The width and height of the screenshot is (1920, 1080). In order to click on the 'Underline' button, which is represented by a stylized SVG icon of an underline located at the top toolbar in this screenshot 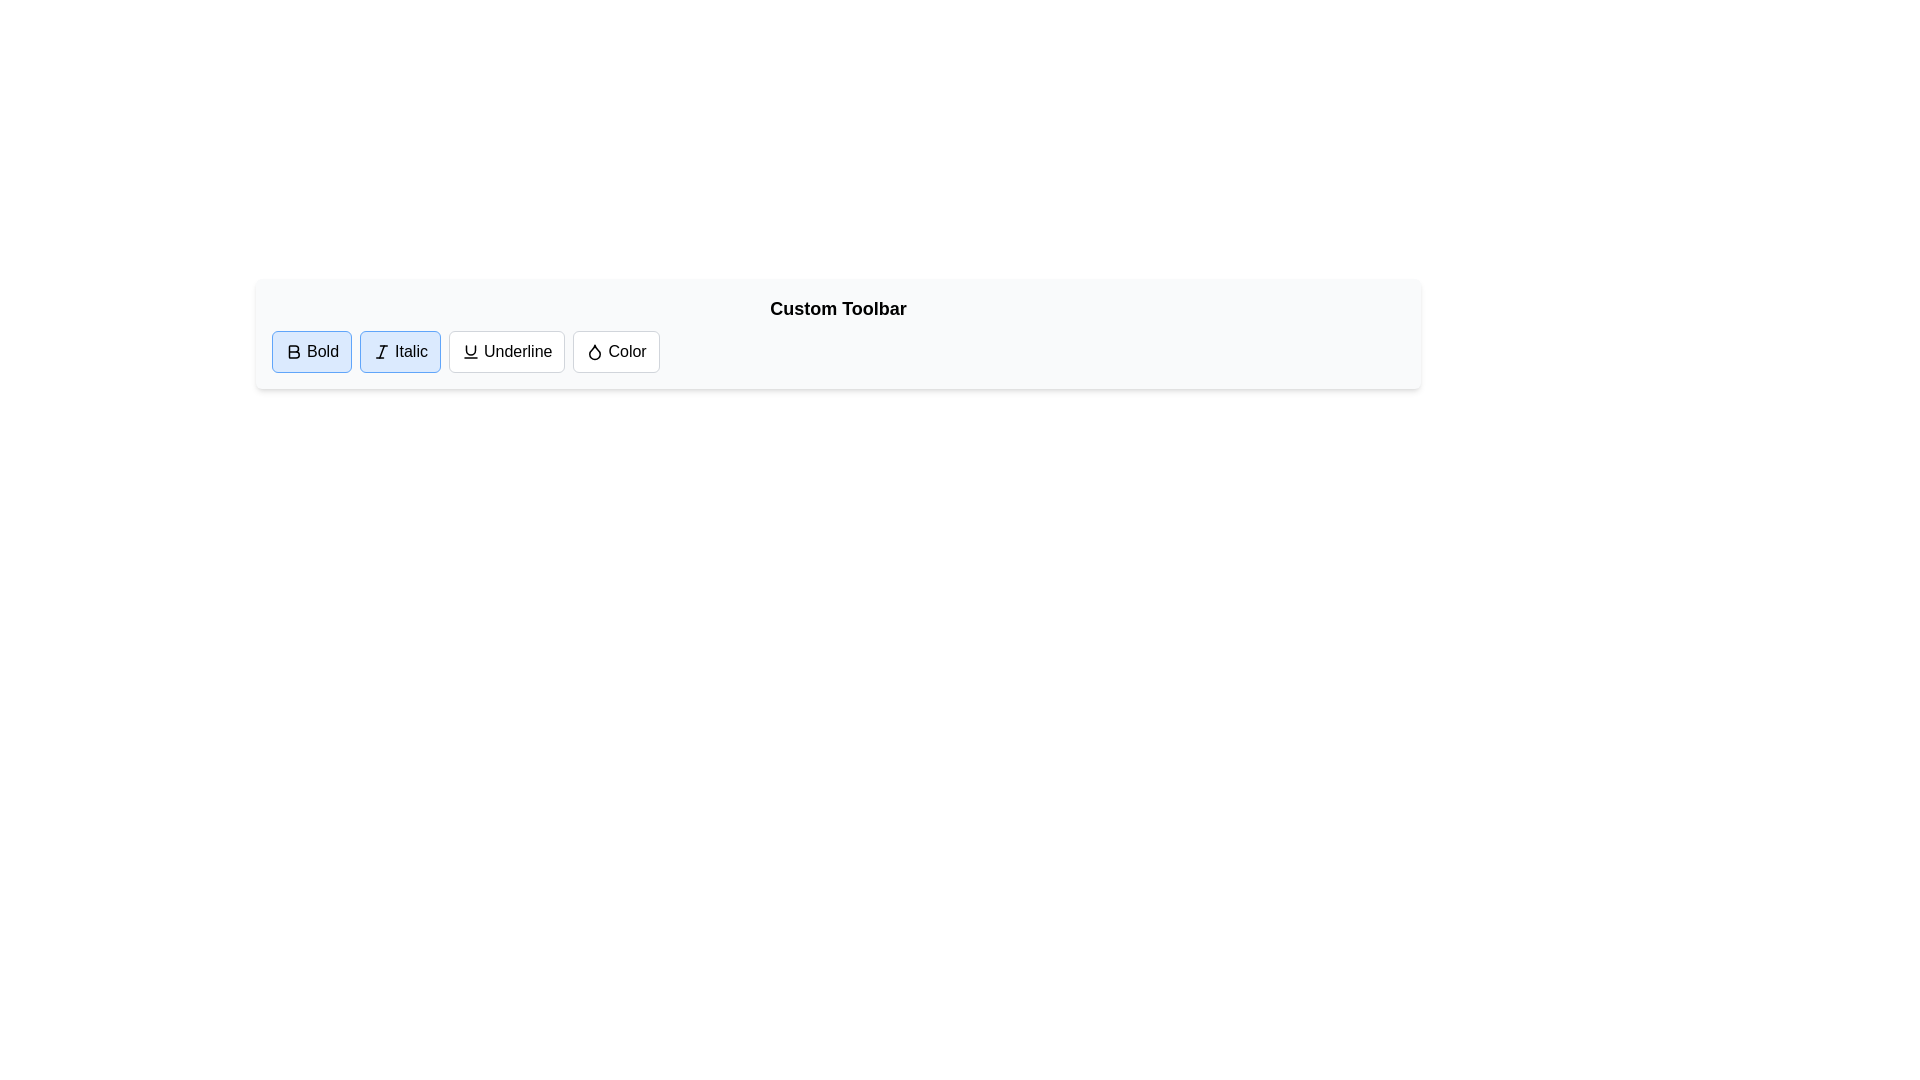, I will do `click(469, 350)`.